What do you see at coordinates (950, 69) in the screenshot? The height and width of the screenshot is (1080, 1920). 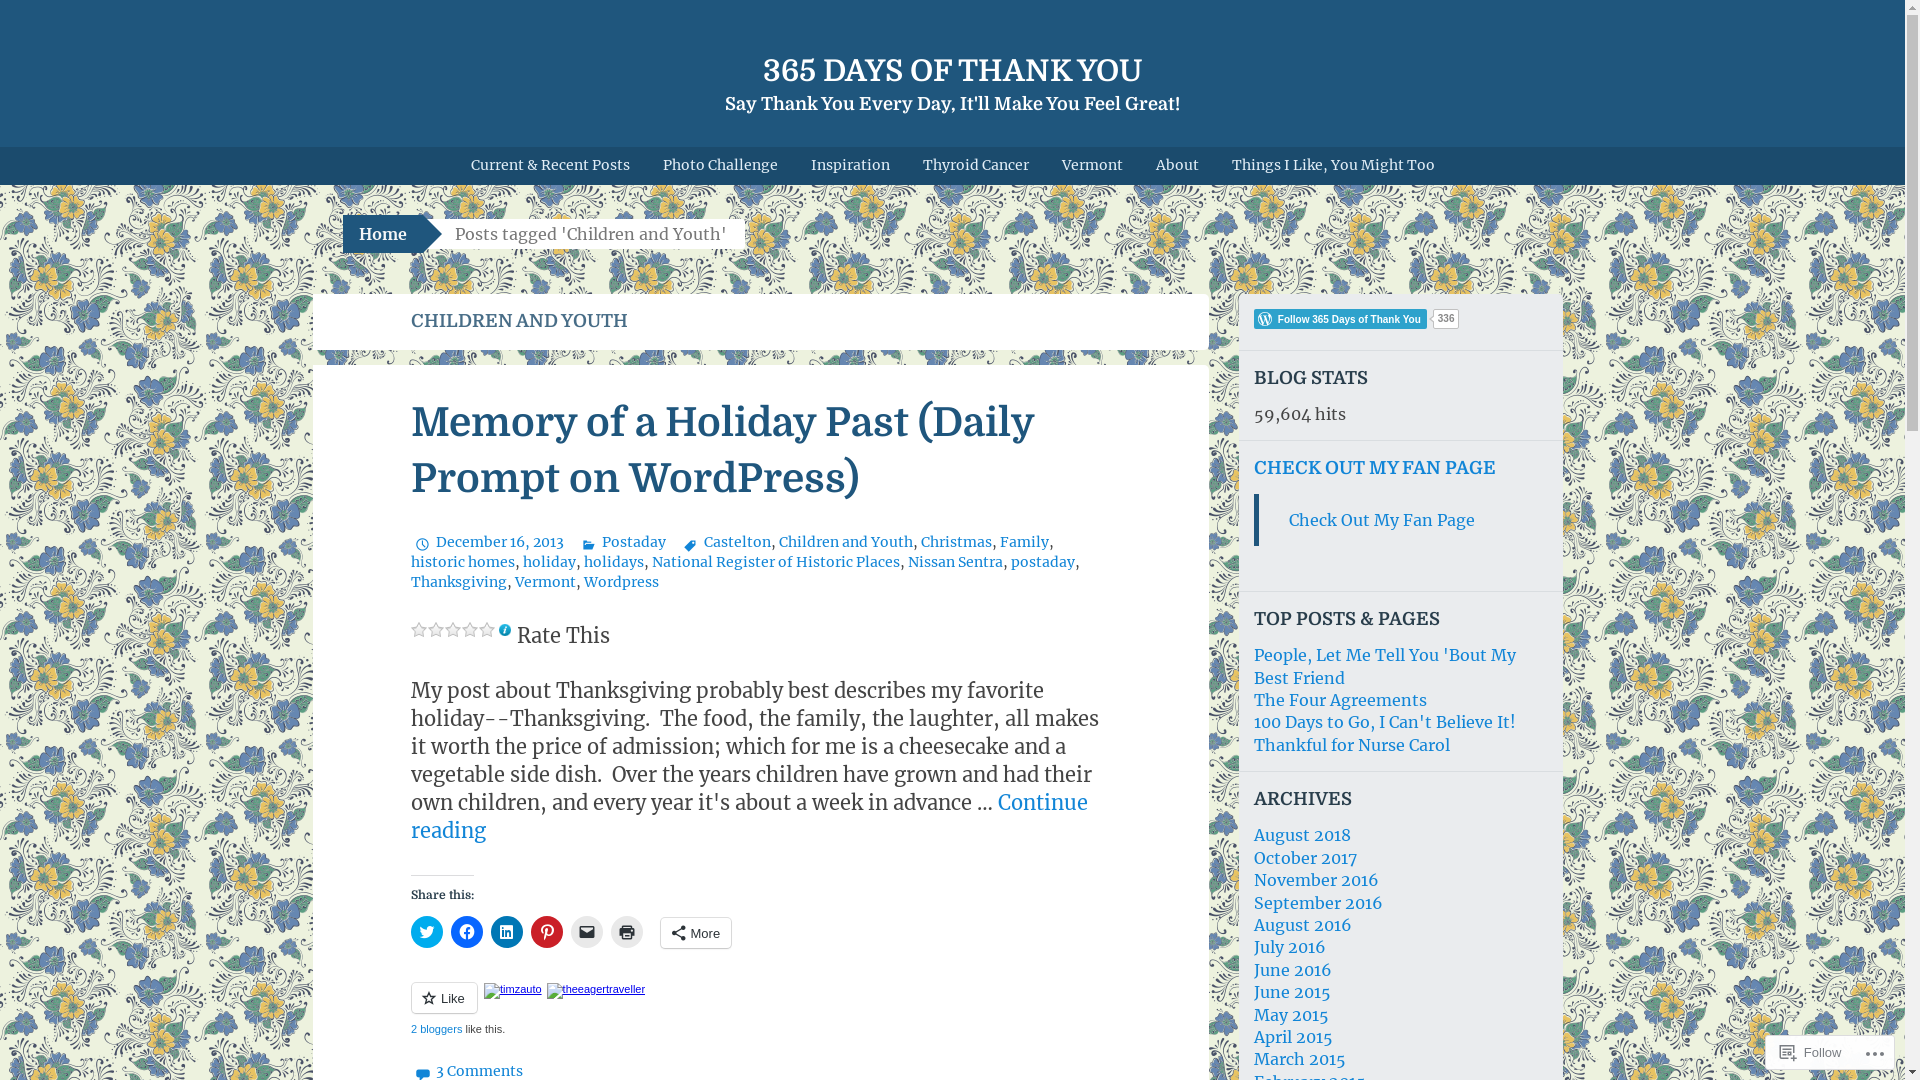 I see `'365 DAYS OF THANK YOU'` at bounding box center [950, 69].